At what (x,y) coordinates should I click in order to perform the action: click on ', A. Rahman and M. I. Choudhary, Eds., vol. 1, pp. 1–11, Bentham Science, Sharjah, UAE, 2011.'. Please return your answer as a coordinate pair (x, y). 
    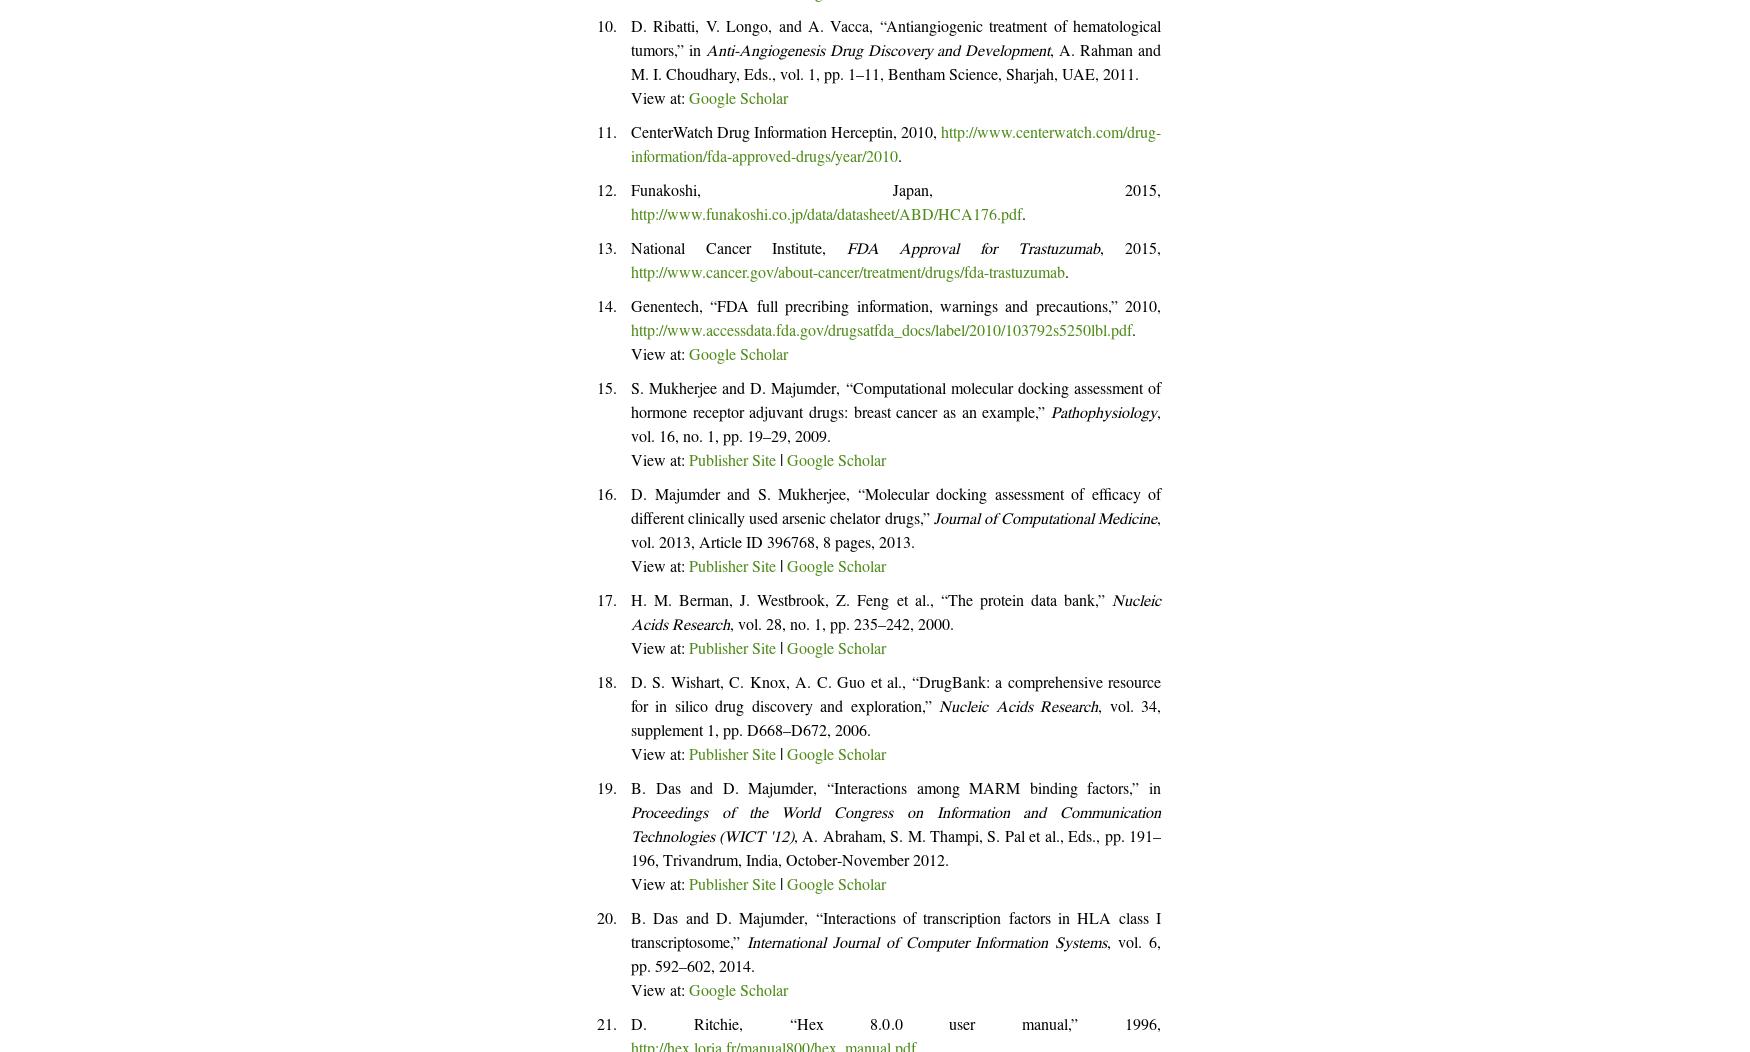
    Looking at the image, I should click on (895, 64).